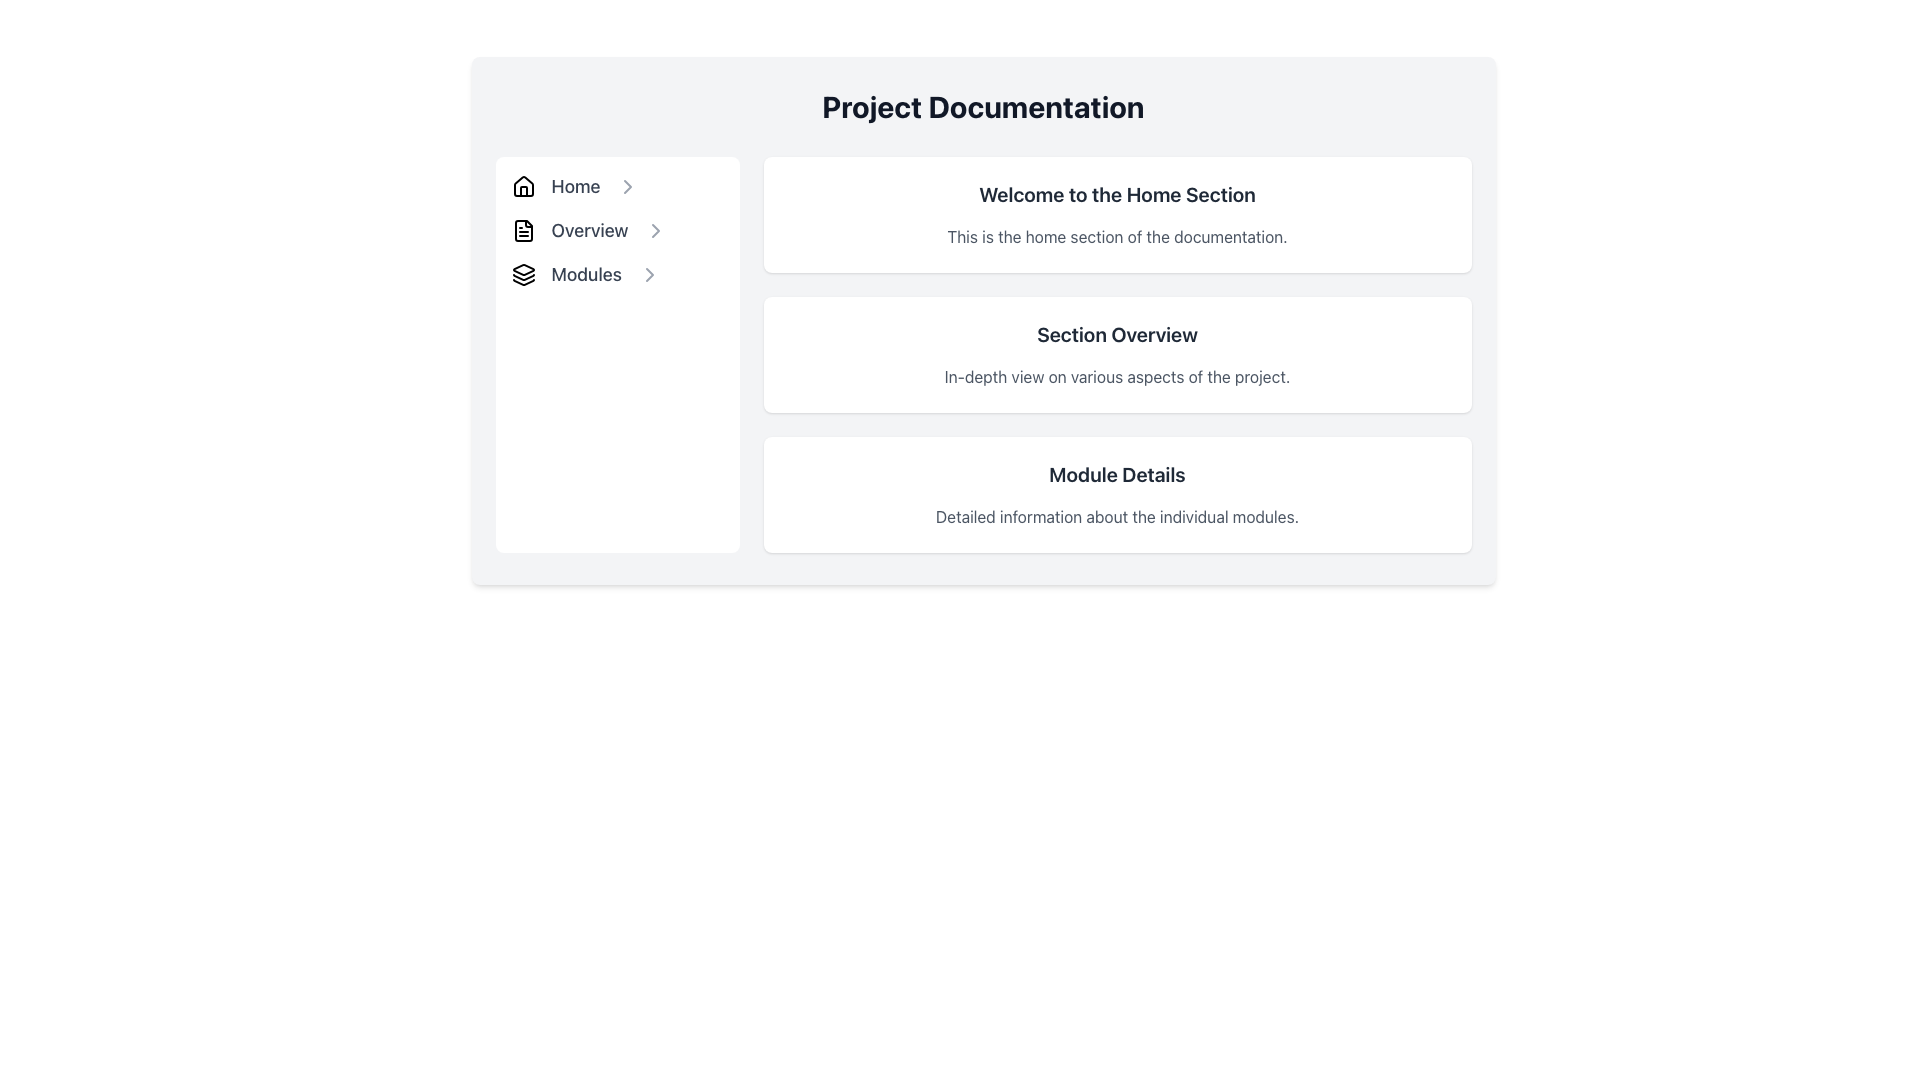 The height and width of the screenshot is (1080, 1920). I want to click on the informational block titled 'Module Details', which contains a description about the individual modules, so click(1116, 494).